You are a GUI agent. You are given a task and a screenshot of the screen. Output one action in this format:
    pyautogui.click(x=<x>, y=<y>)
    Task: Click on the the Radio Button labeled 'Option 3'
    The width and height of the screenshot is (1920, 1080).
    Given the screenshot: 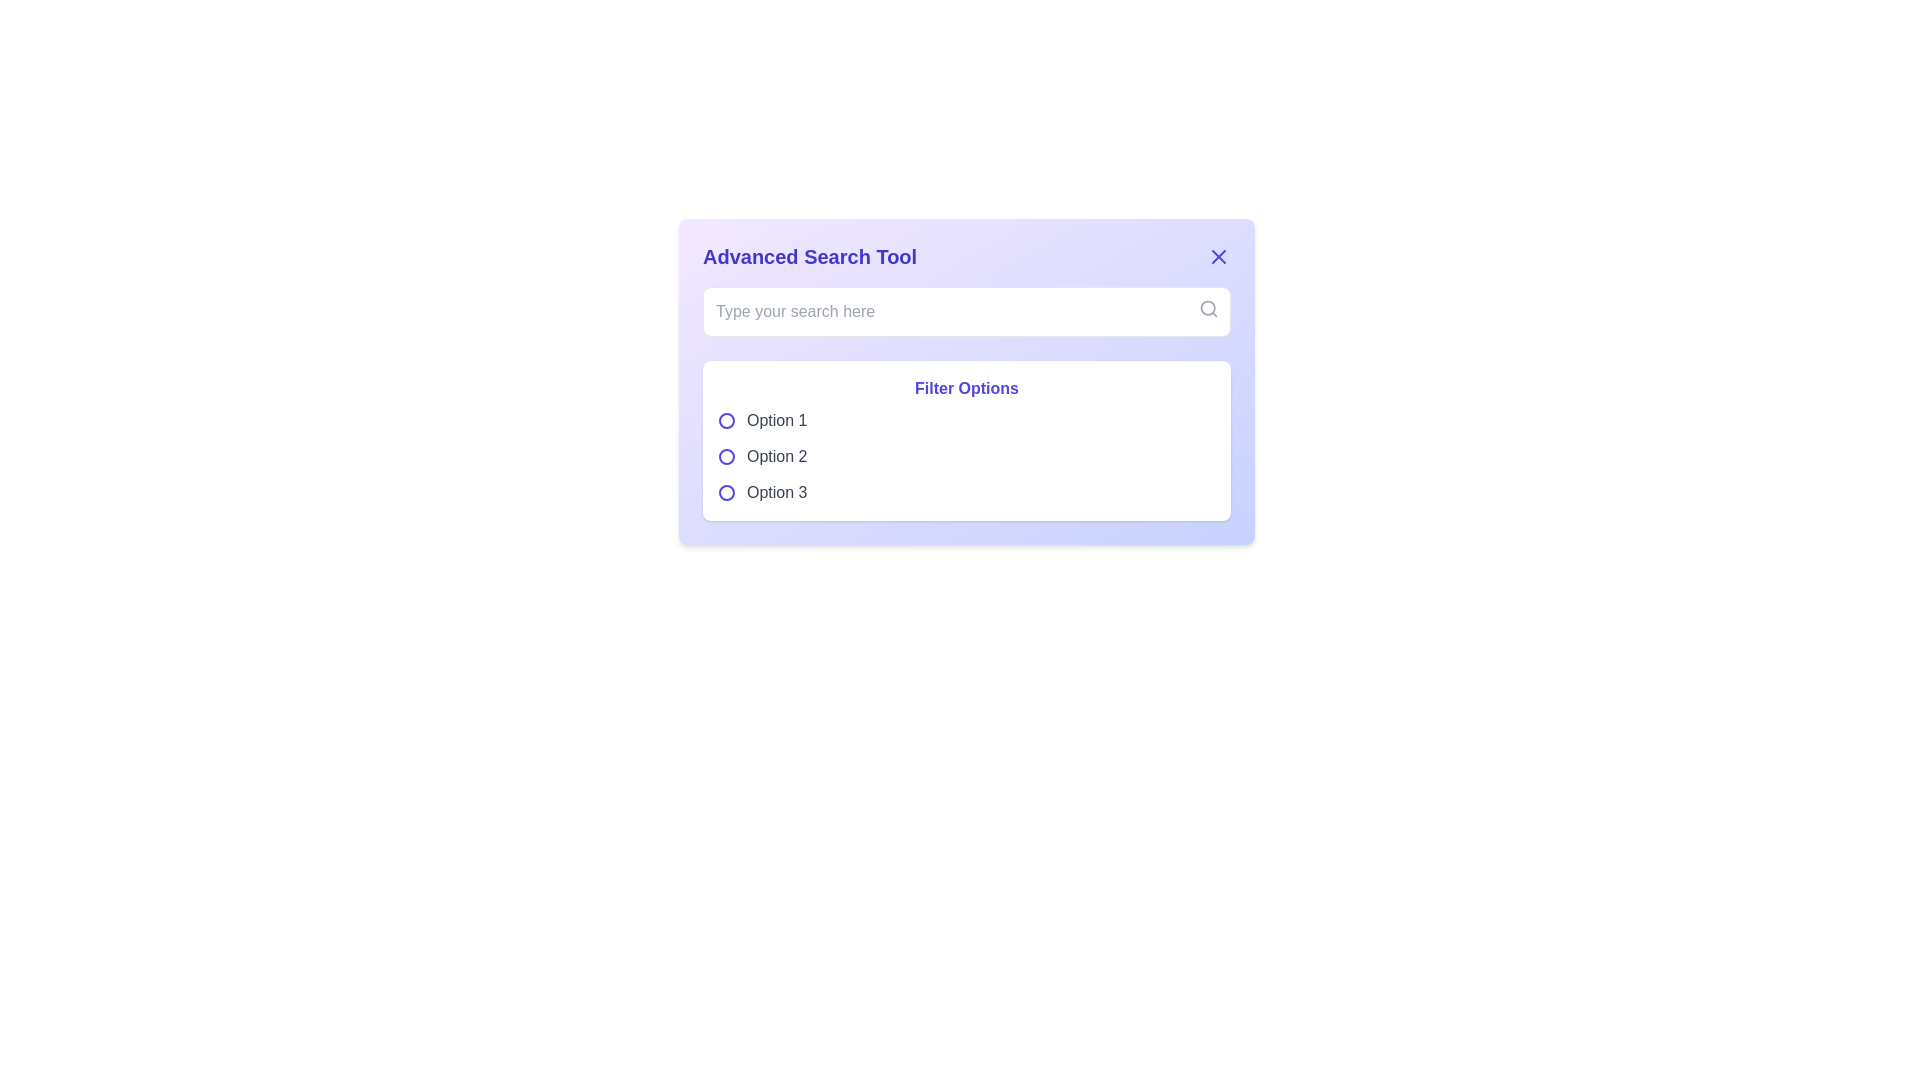 What is the action you would take?
    pyautogui.click(x=966, y=493)
    